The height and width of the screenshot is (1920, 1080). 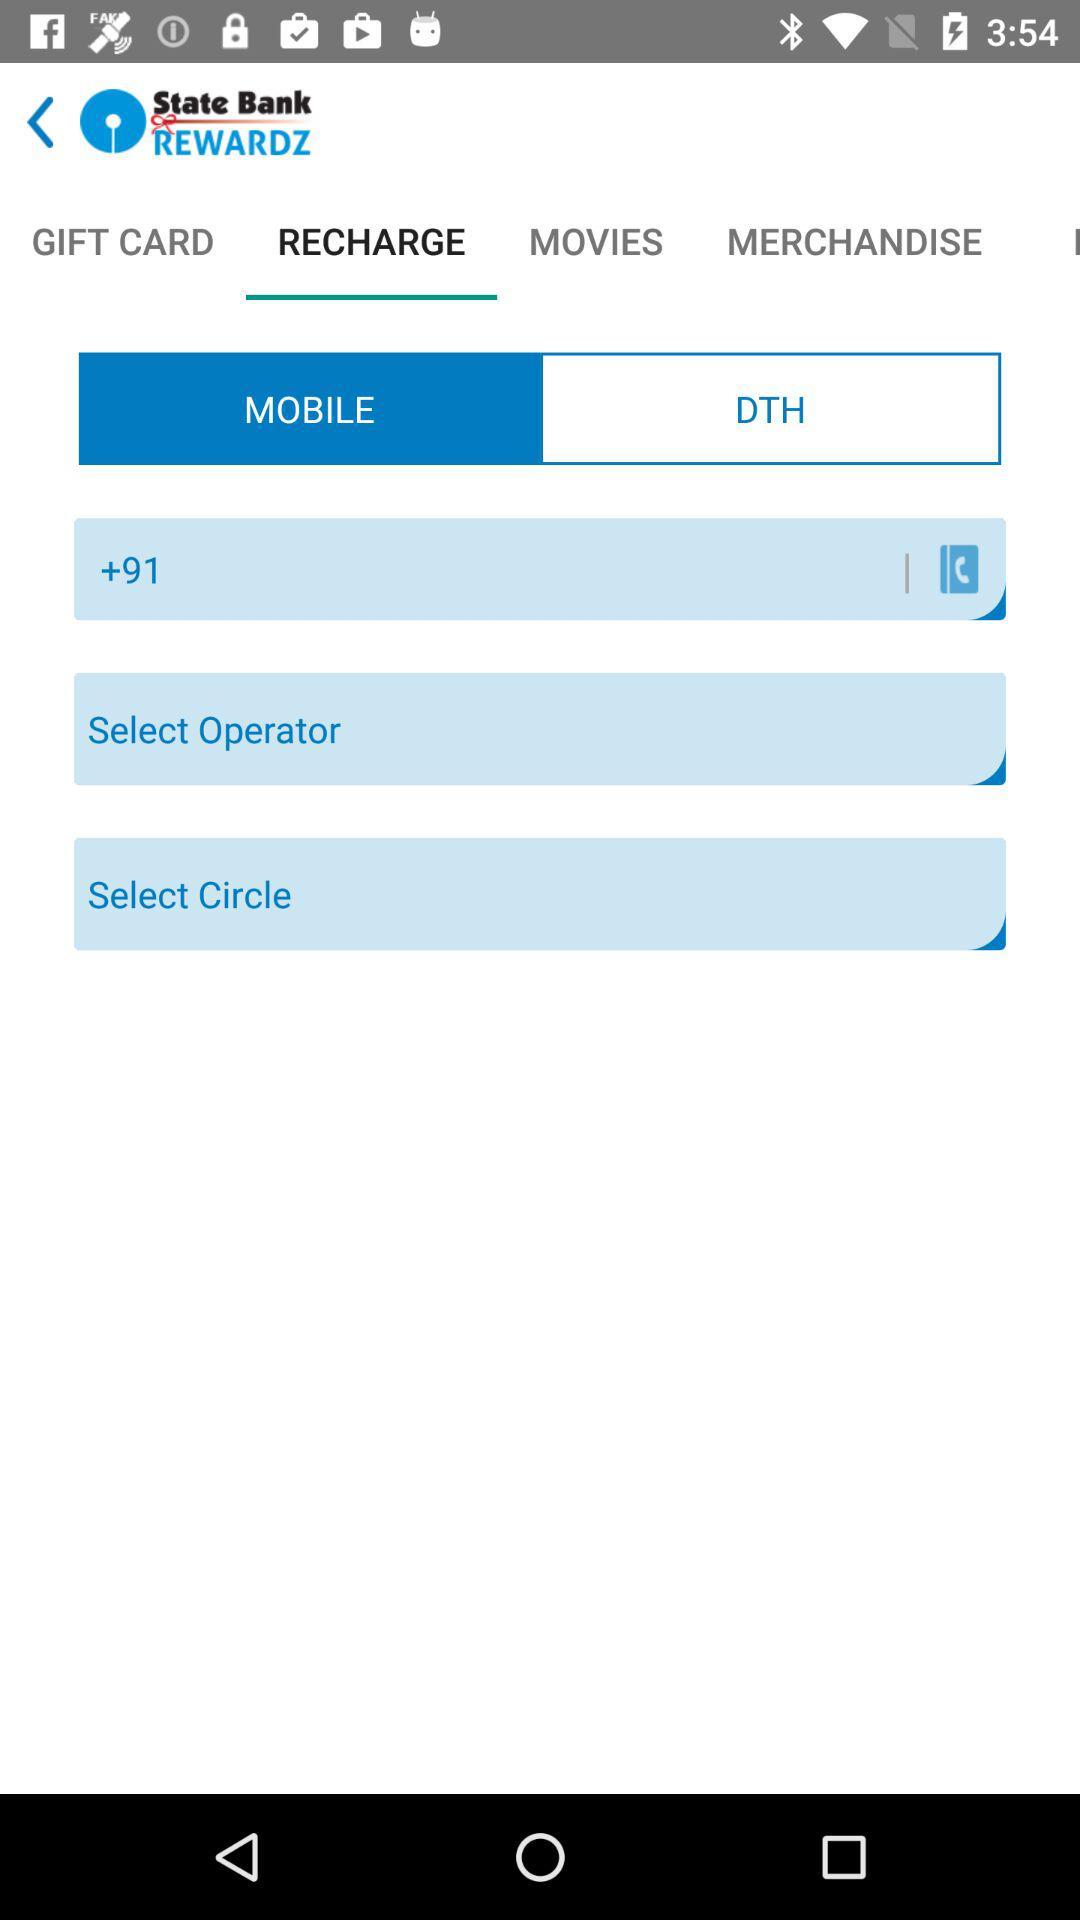 What do you see at coordinates (958, 568) in the screenshot?
I see `the contact icon under dth beside text field` at bounding box center [958, 568].